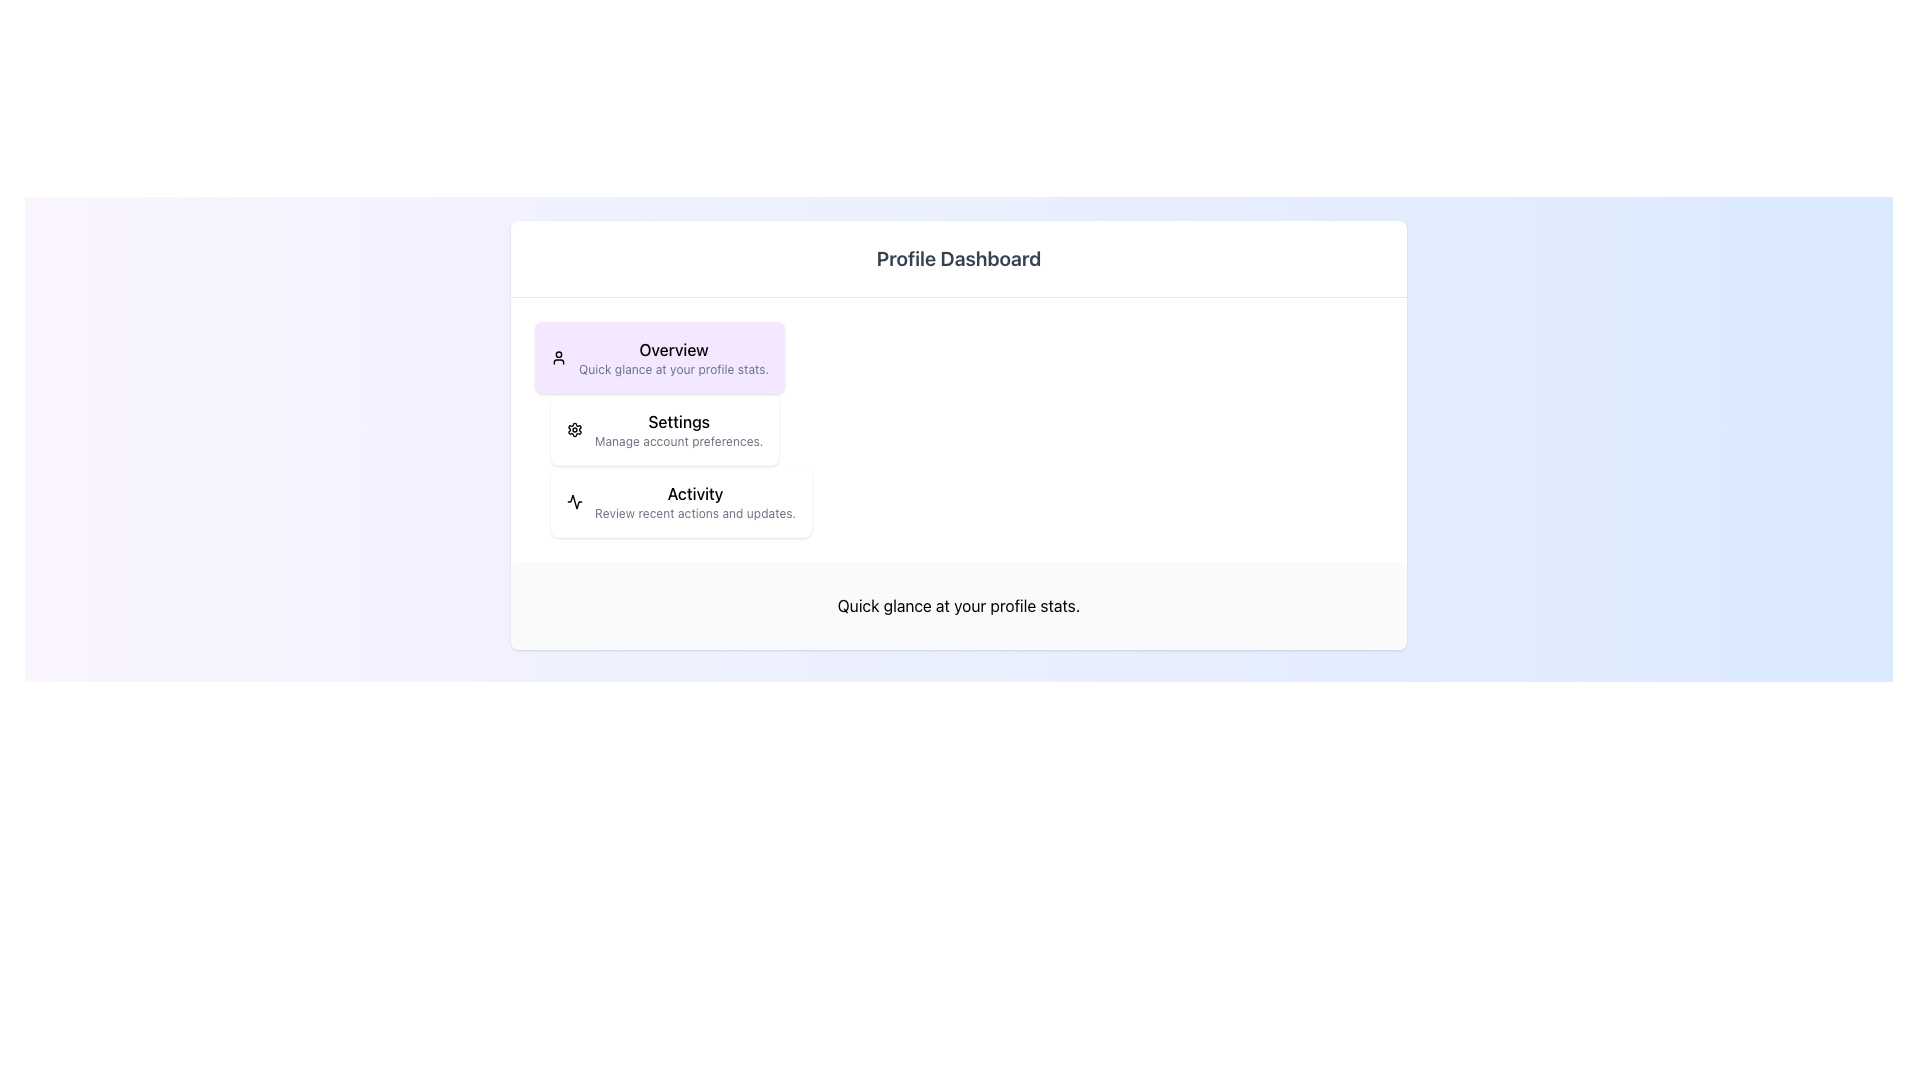 The height and width of the screenshot is (1080, 1920). I want to click on the 'Settings' button, which has a gear icon and is positioned between 'Overview' and 'Activity' in the vertical list, so click(665, 428).